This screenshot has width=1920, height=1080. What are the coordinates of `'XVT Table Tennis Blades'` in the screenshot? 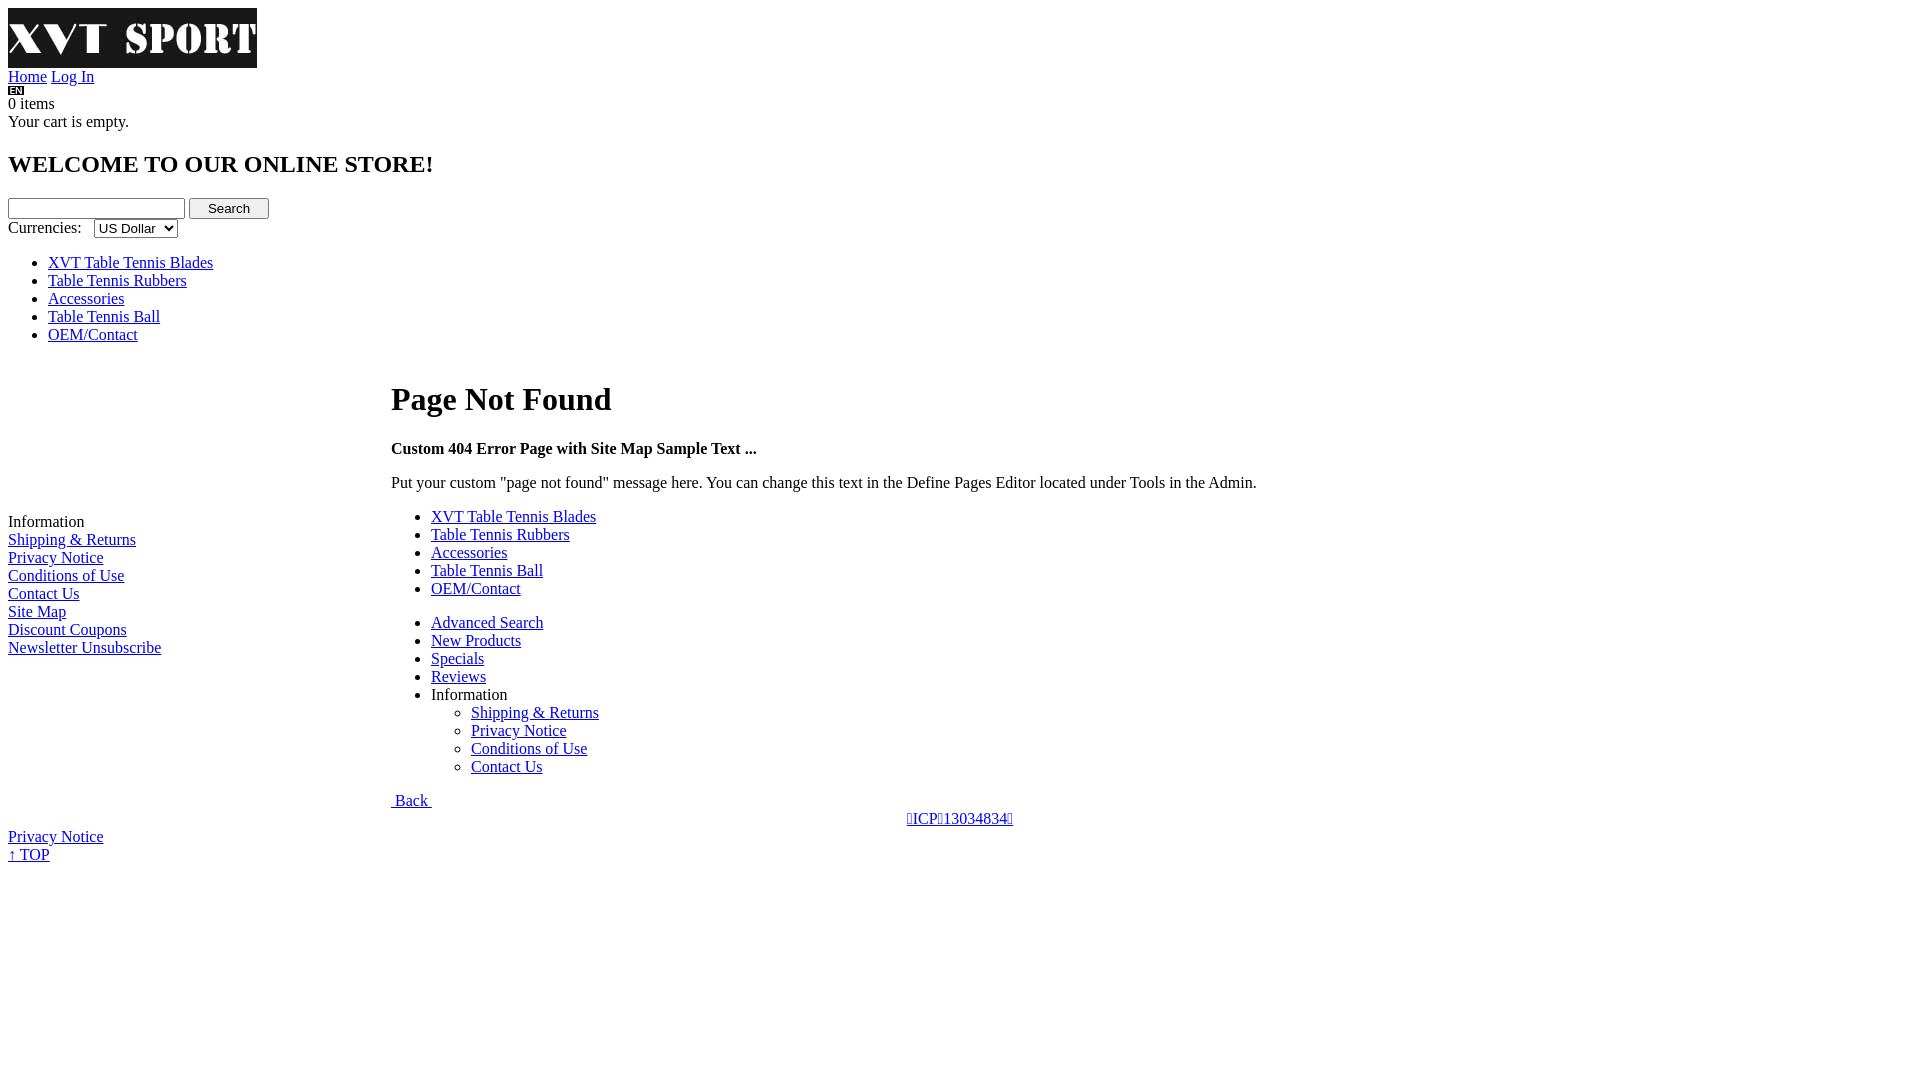 It's located at (129, 261).